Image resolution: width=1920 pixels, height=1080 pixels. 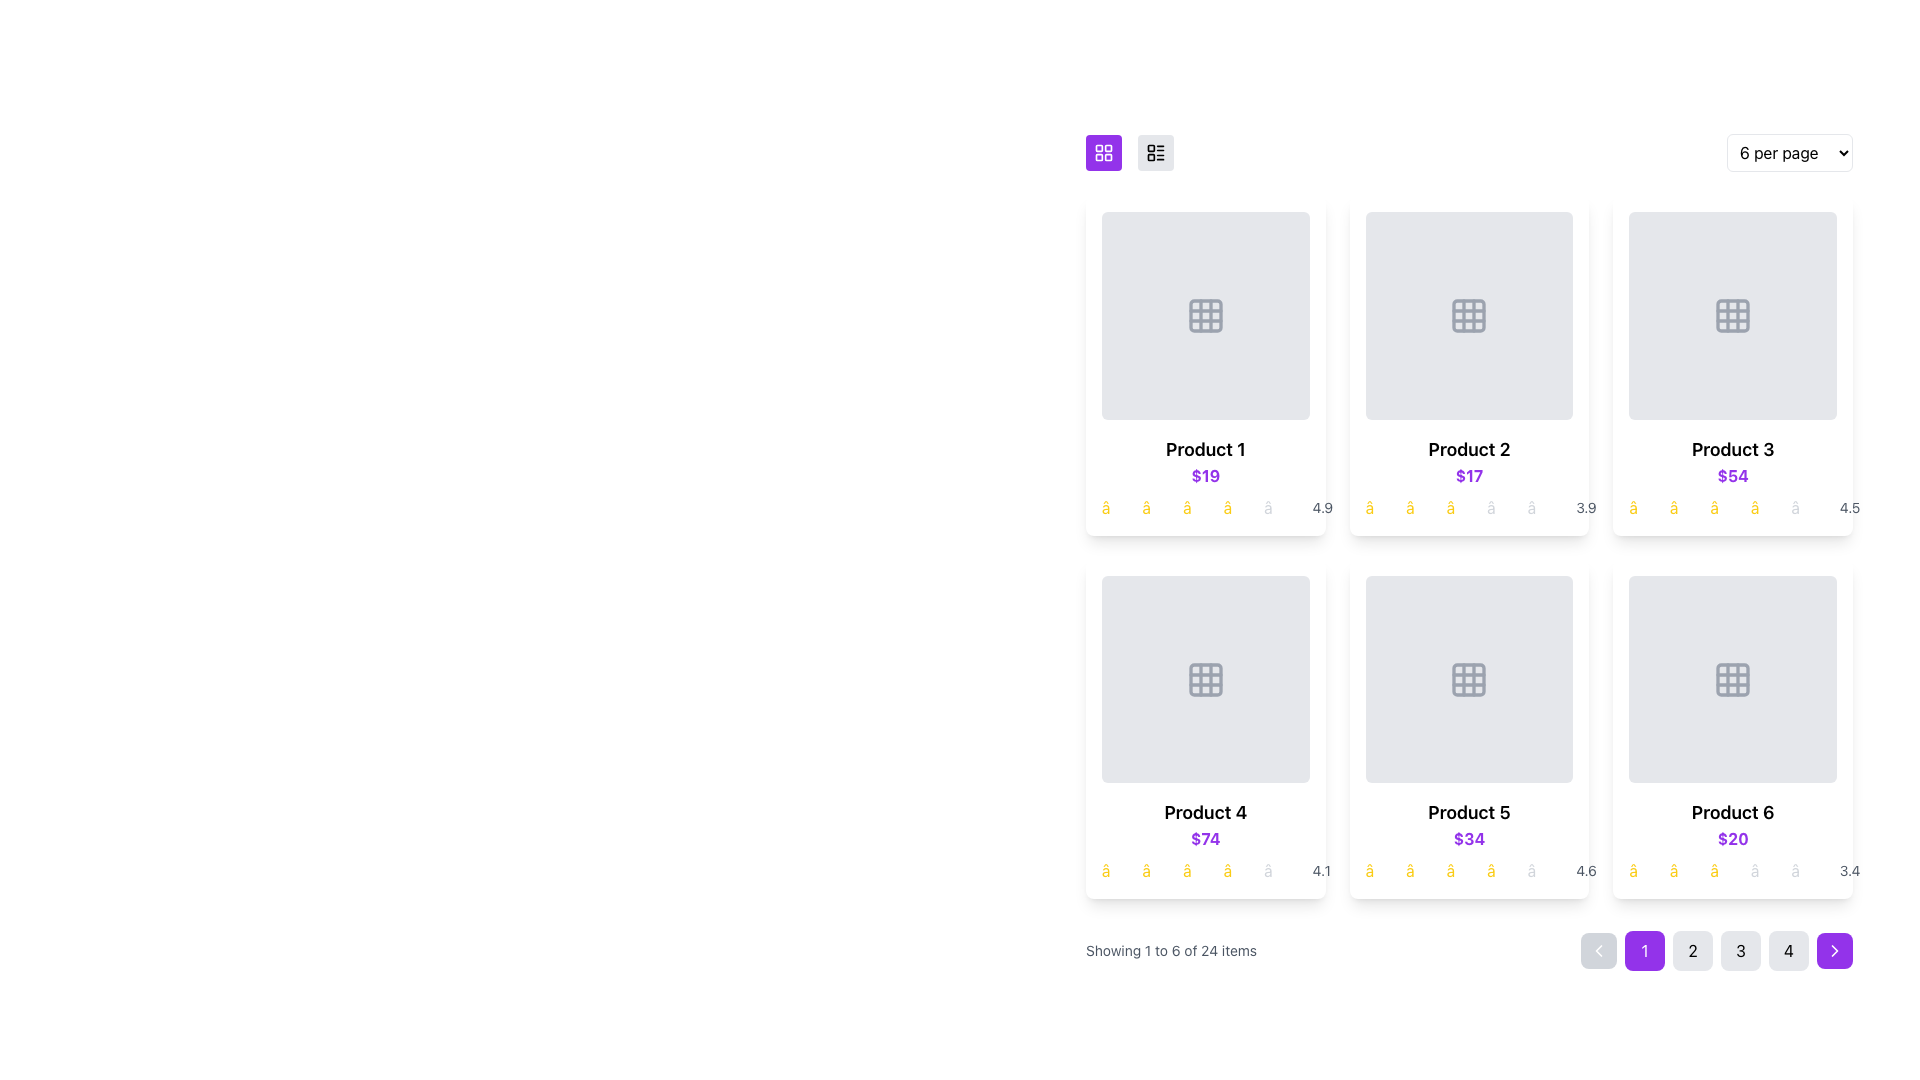 I want to click on the circular button labeled '3' with a light gray background located in the pagination bar at the bottom center of the layout, so click(x=1740, y=950).